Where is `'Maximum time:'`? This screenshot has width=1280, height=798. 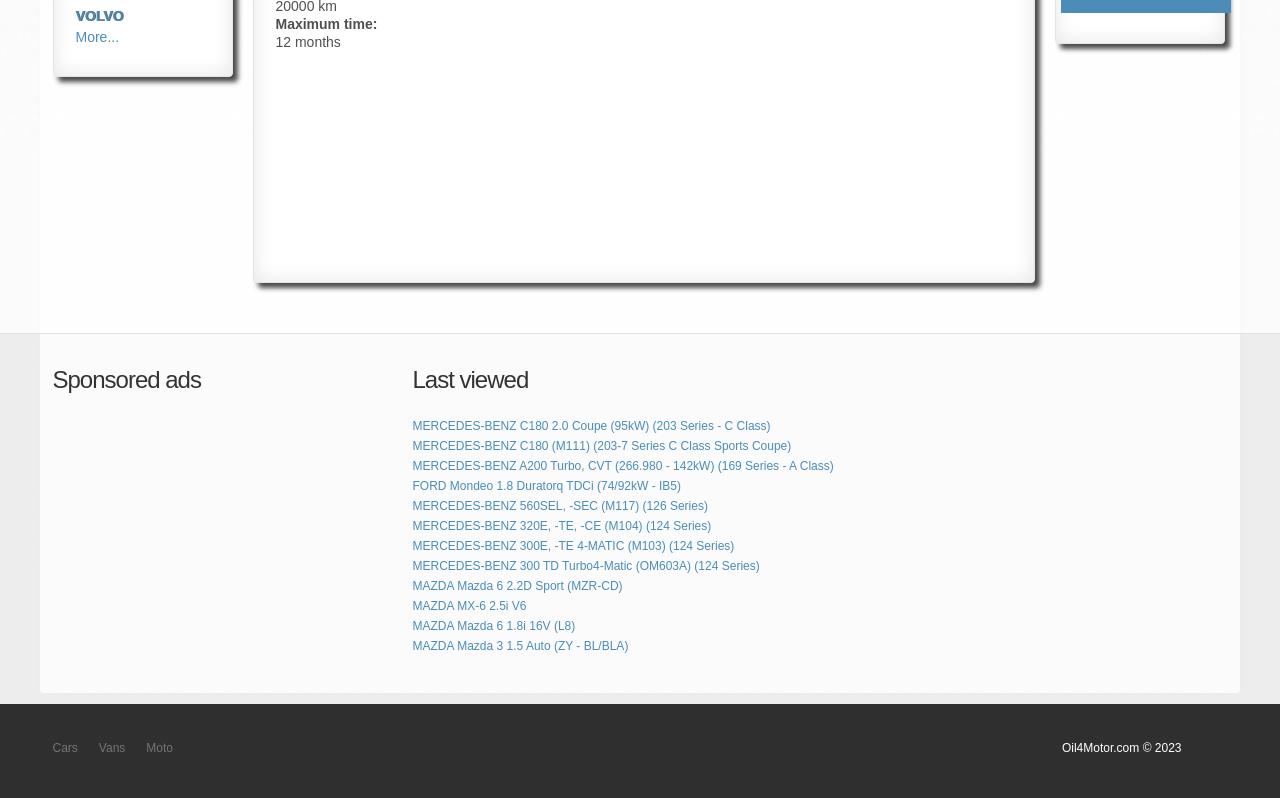
'Maximum time:' is located at coordinates (326, 23).